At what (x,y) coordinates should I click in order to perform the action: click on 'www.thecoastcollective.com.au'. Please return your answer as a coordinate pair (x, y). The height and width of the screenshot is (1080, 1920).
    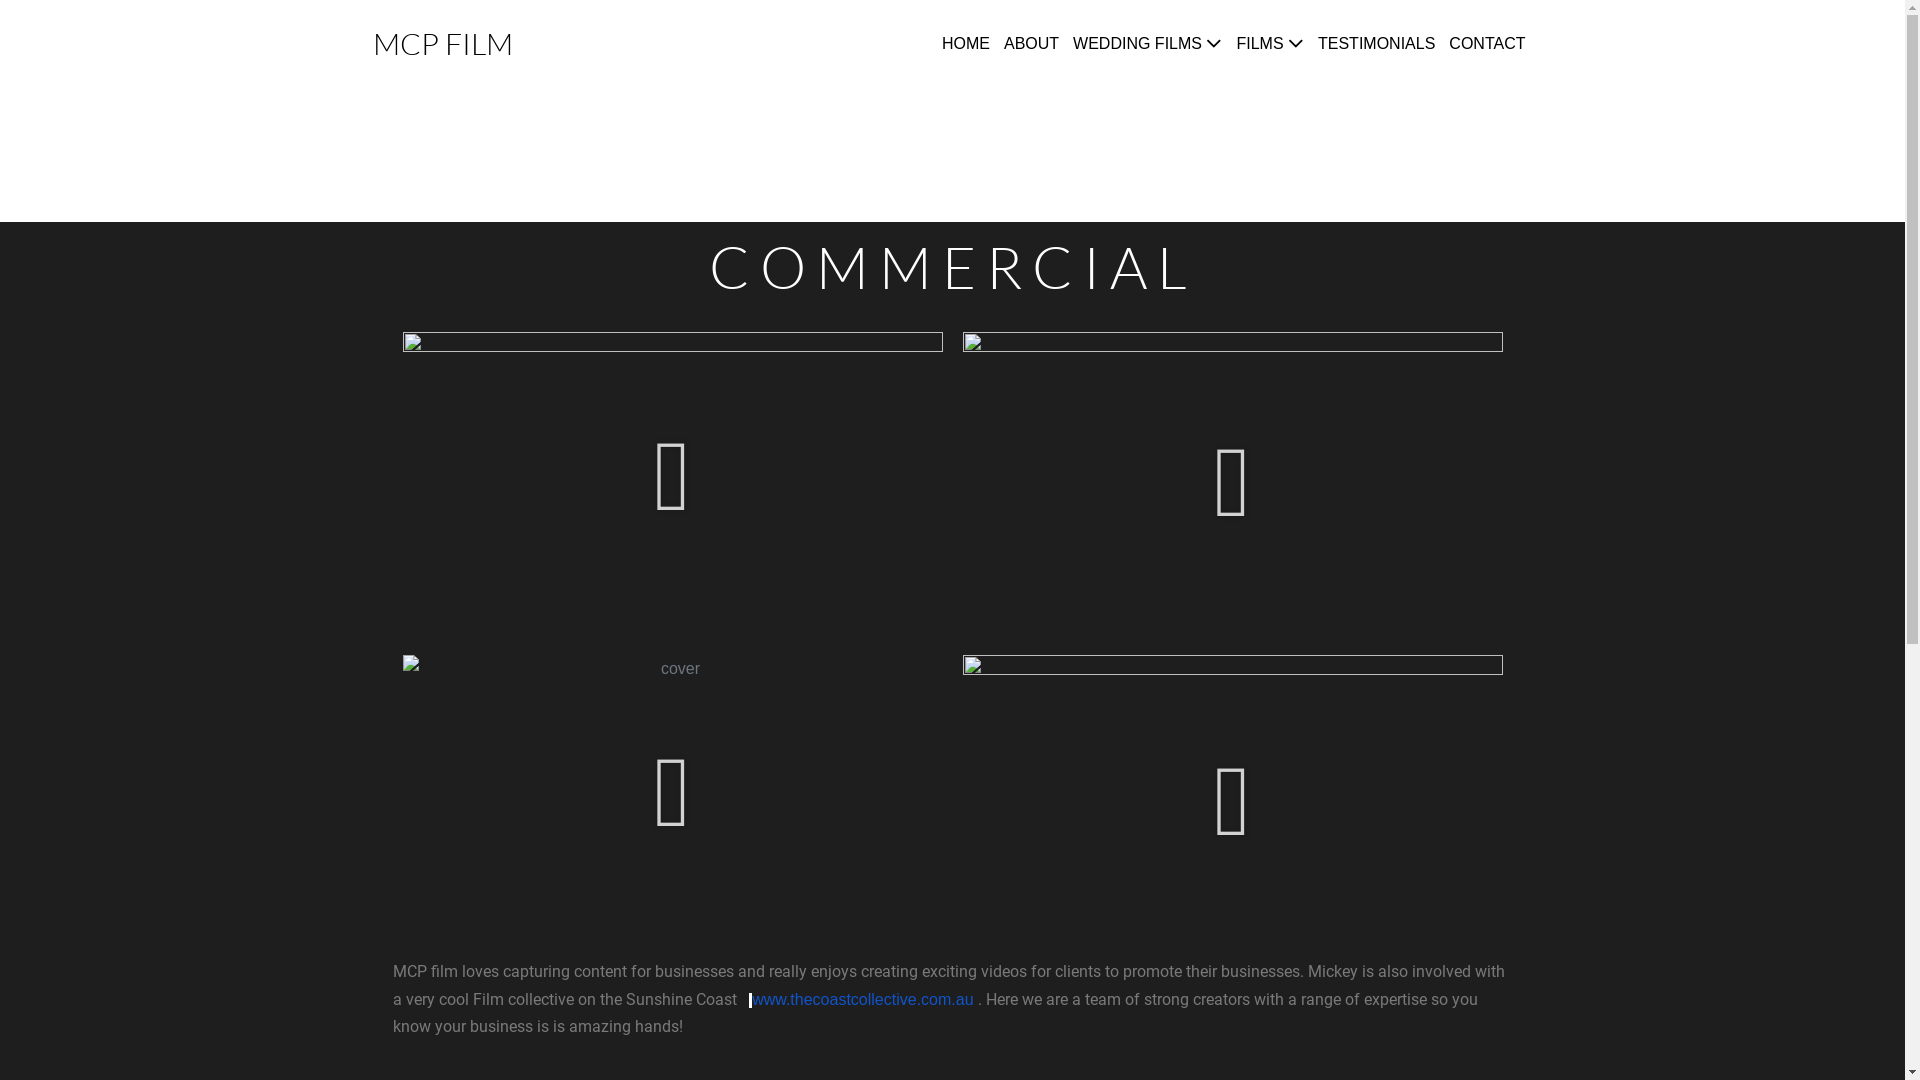
    Looking at the image, I should click on (862, 998).